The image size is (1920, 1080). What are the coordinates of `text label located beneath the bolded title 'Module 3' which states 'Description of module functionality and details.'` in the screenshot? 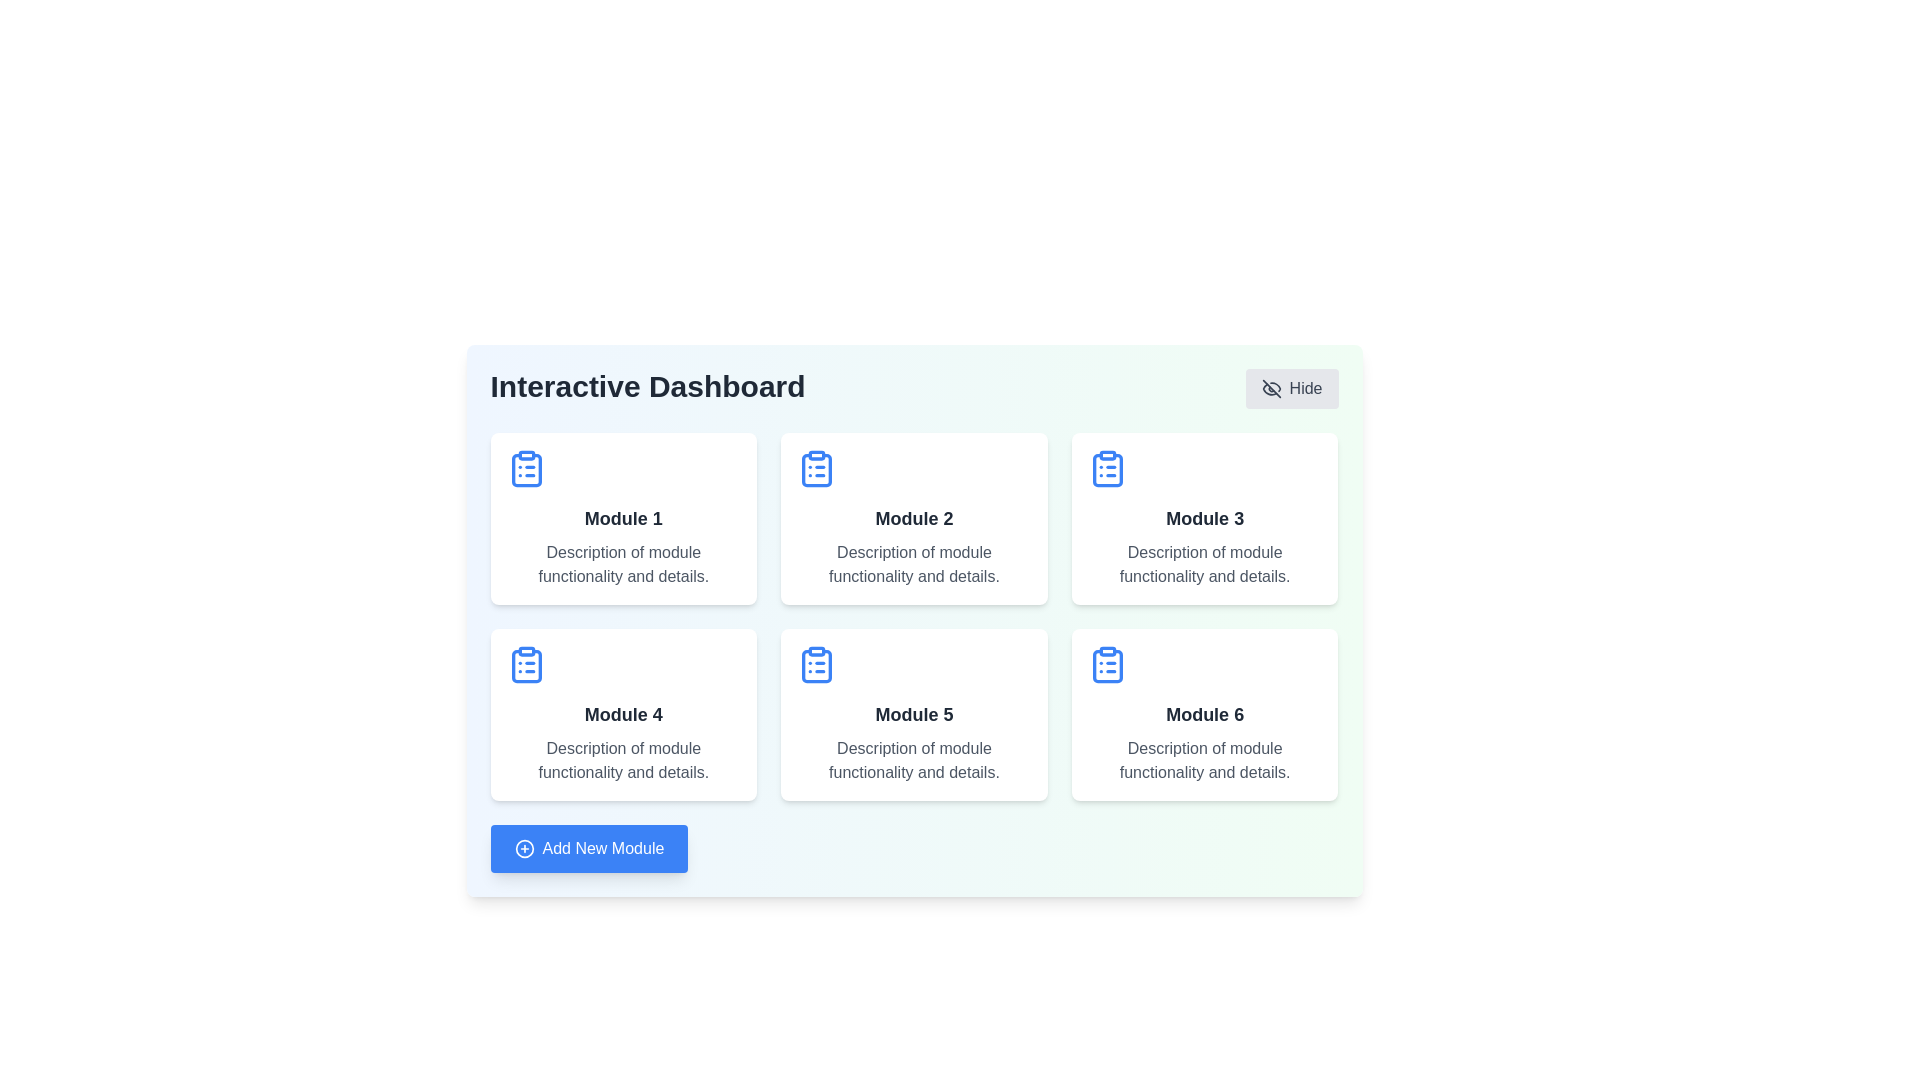 It's located at (1204, 564).